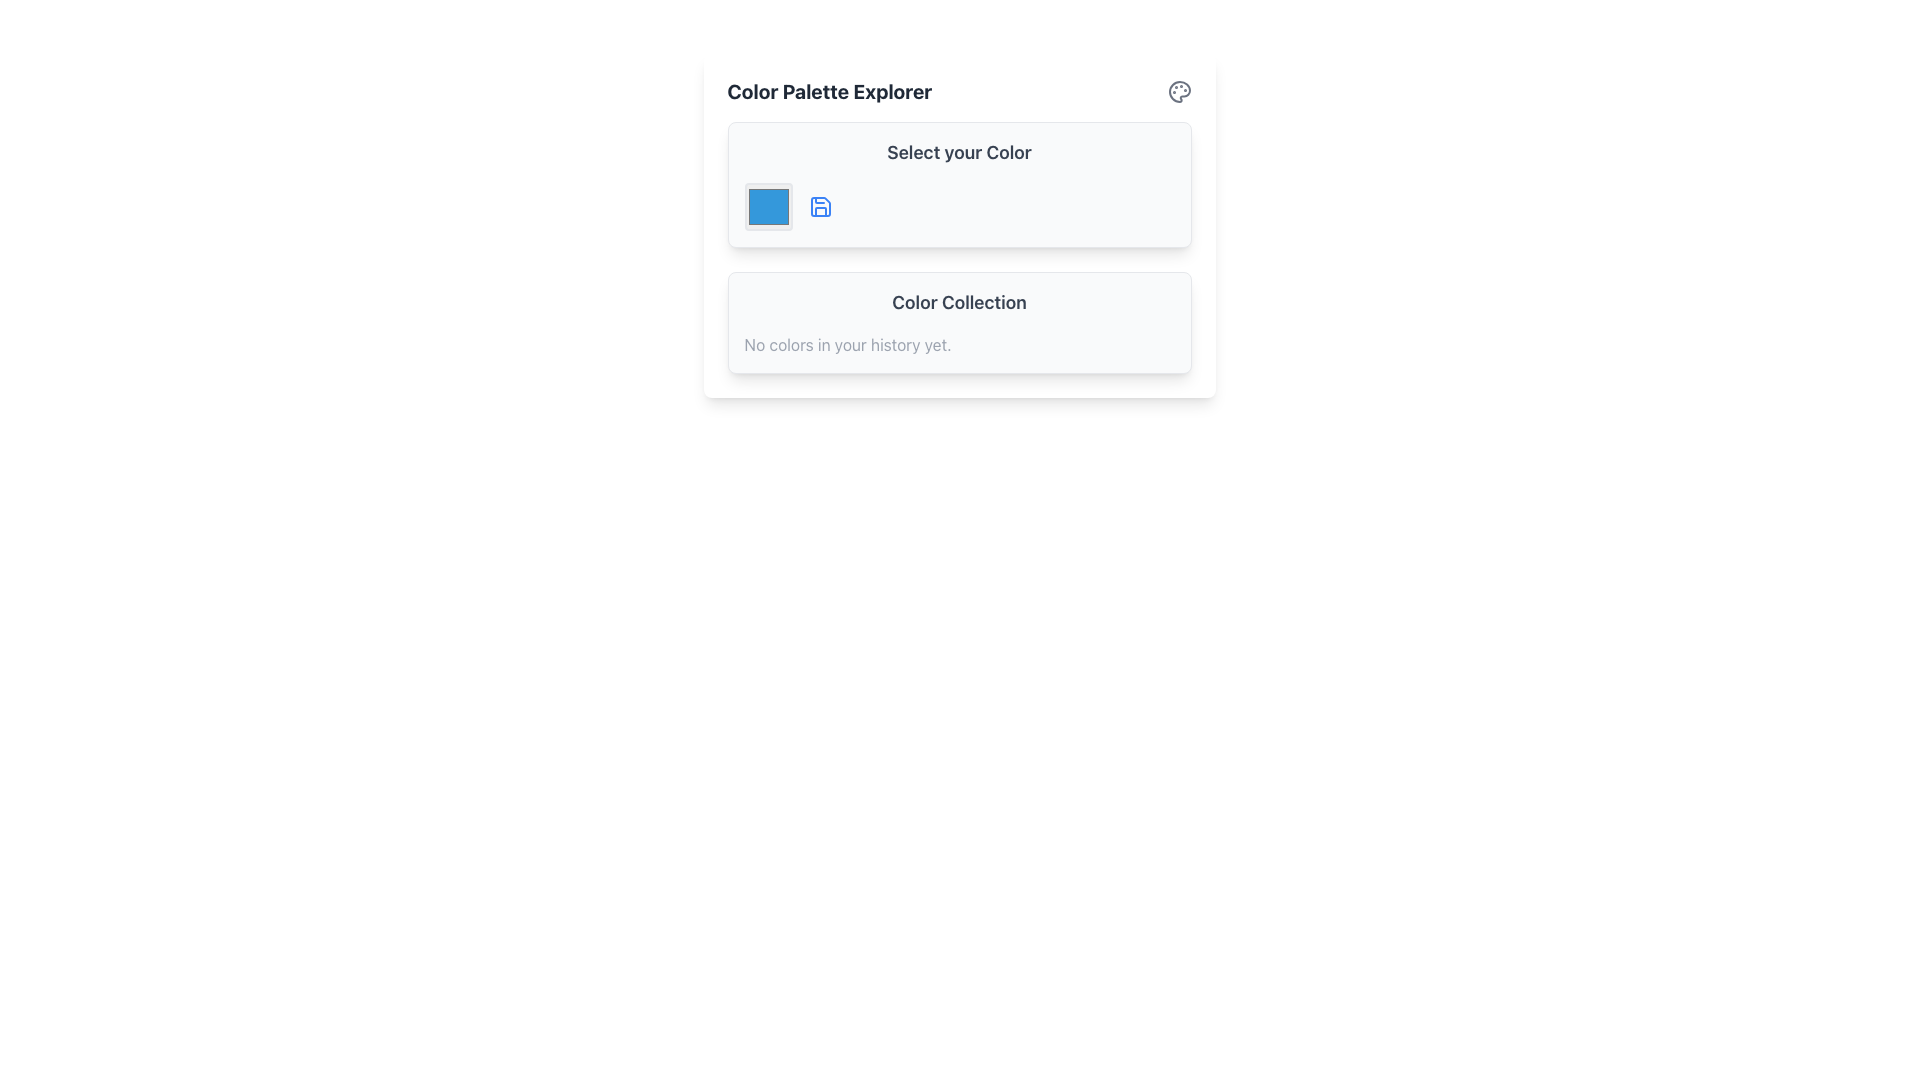  I want to click on the bold title text 'Color Palette Explorer' at the top of the color-related exploration panel, so click(829, 92).